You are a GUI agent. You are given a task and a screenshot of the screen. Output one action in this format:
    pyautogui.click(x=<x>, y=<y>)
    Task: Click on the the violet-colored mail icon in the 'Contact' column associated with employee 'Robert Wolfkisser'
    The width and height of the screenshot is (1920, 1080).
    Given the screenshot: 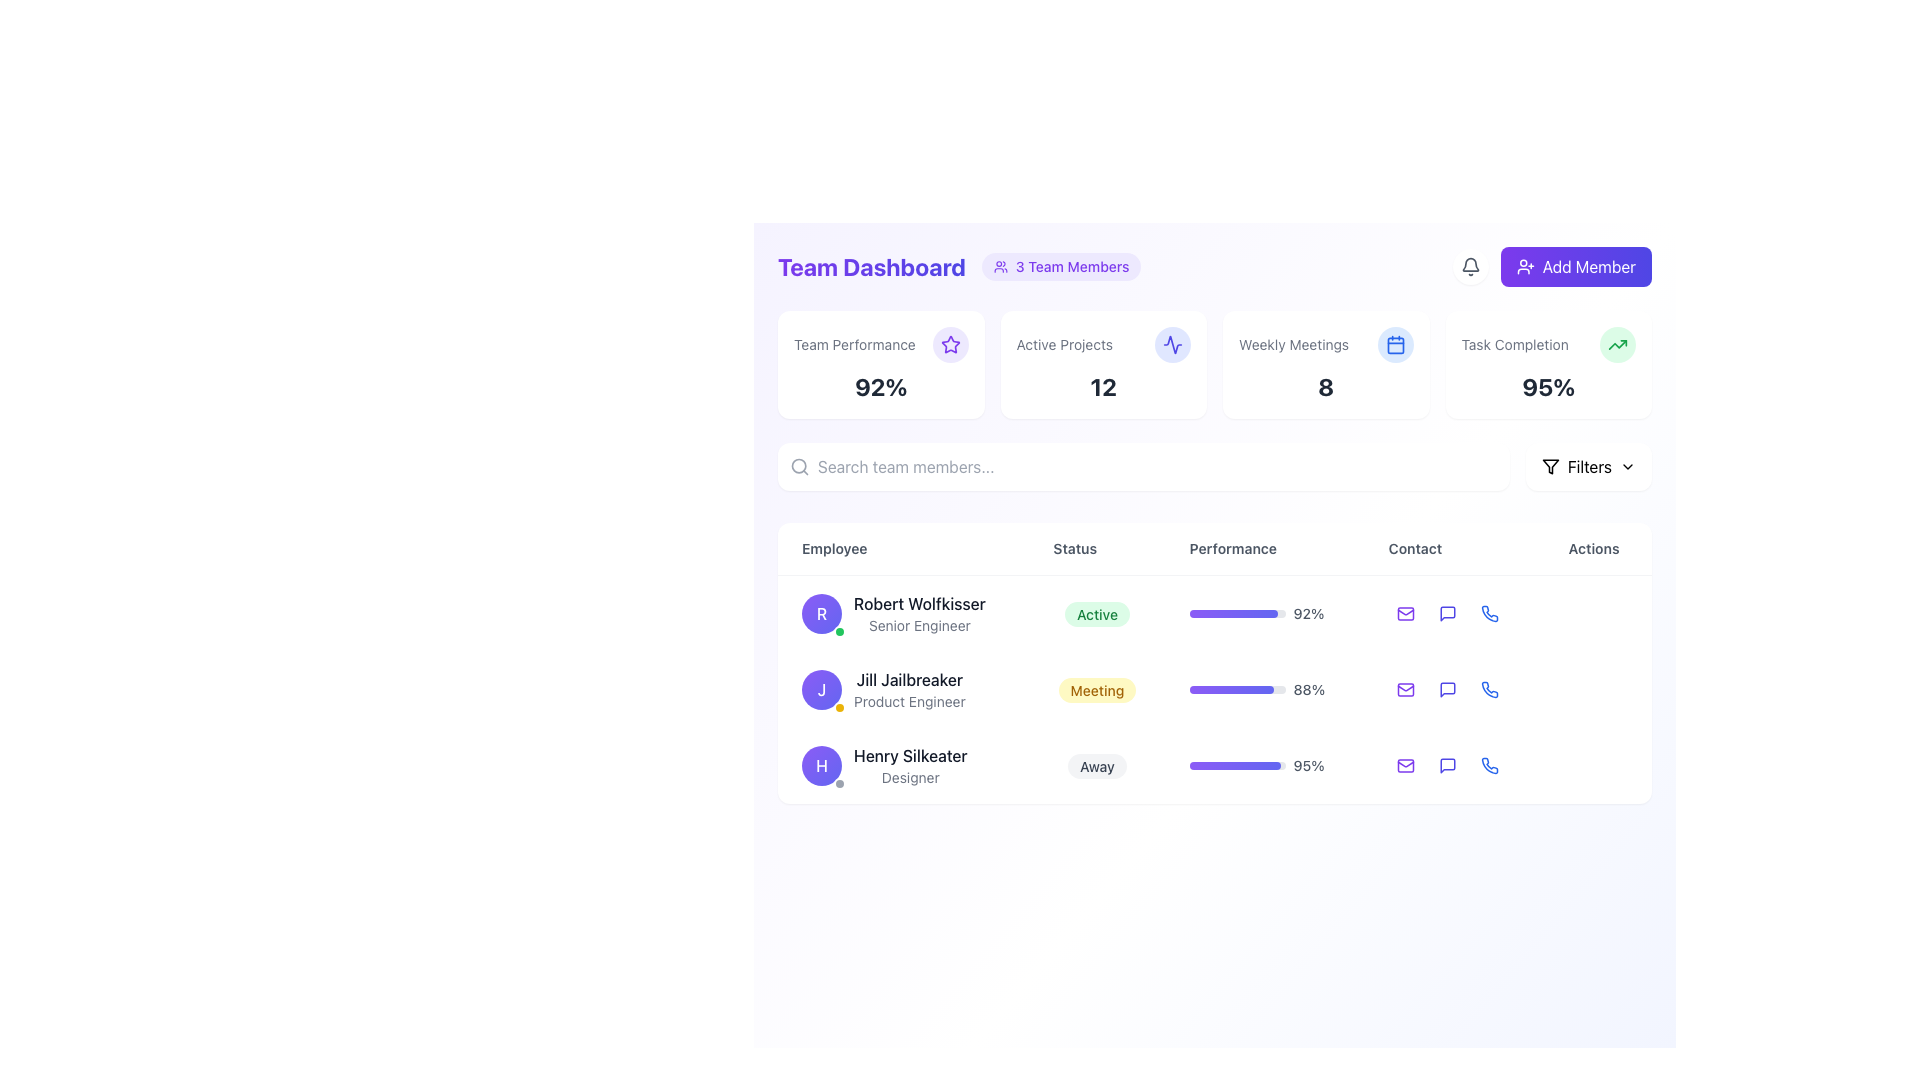 What is the action you would take?
    pyautogui.click(x=1404, y=612)
    